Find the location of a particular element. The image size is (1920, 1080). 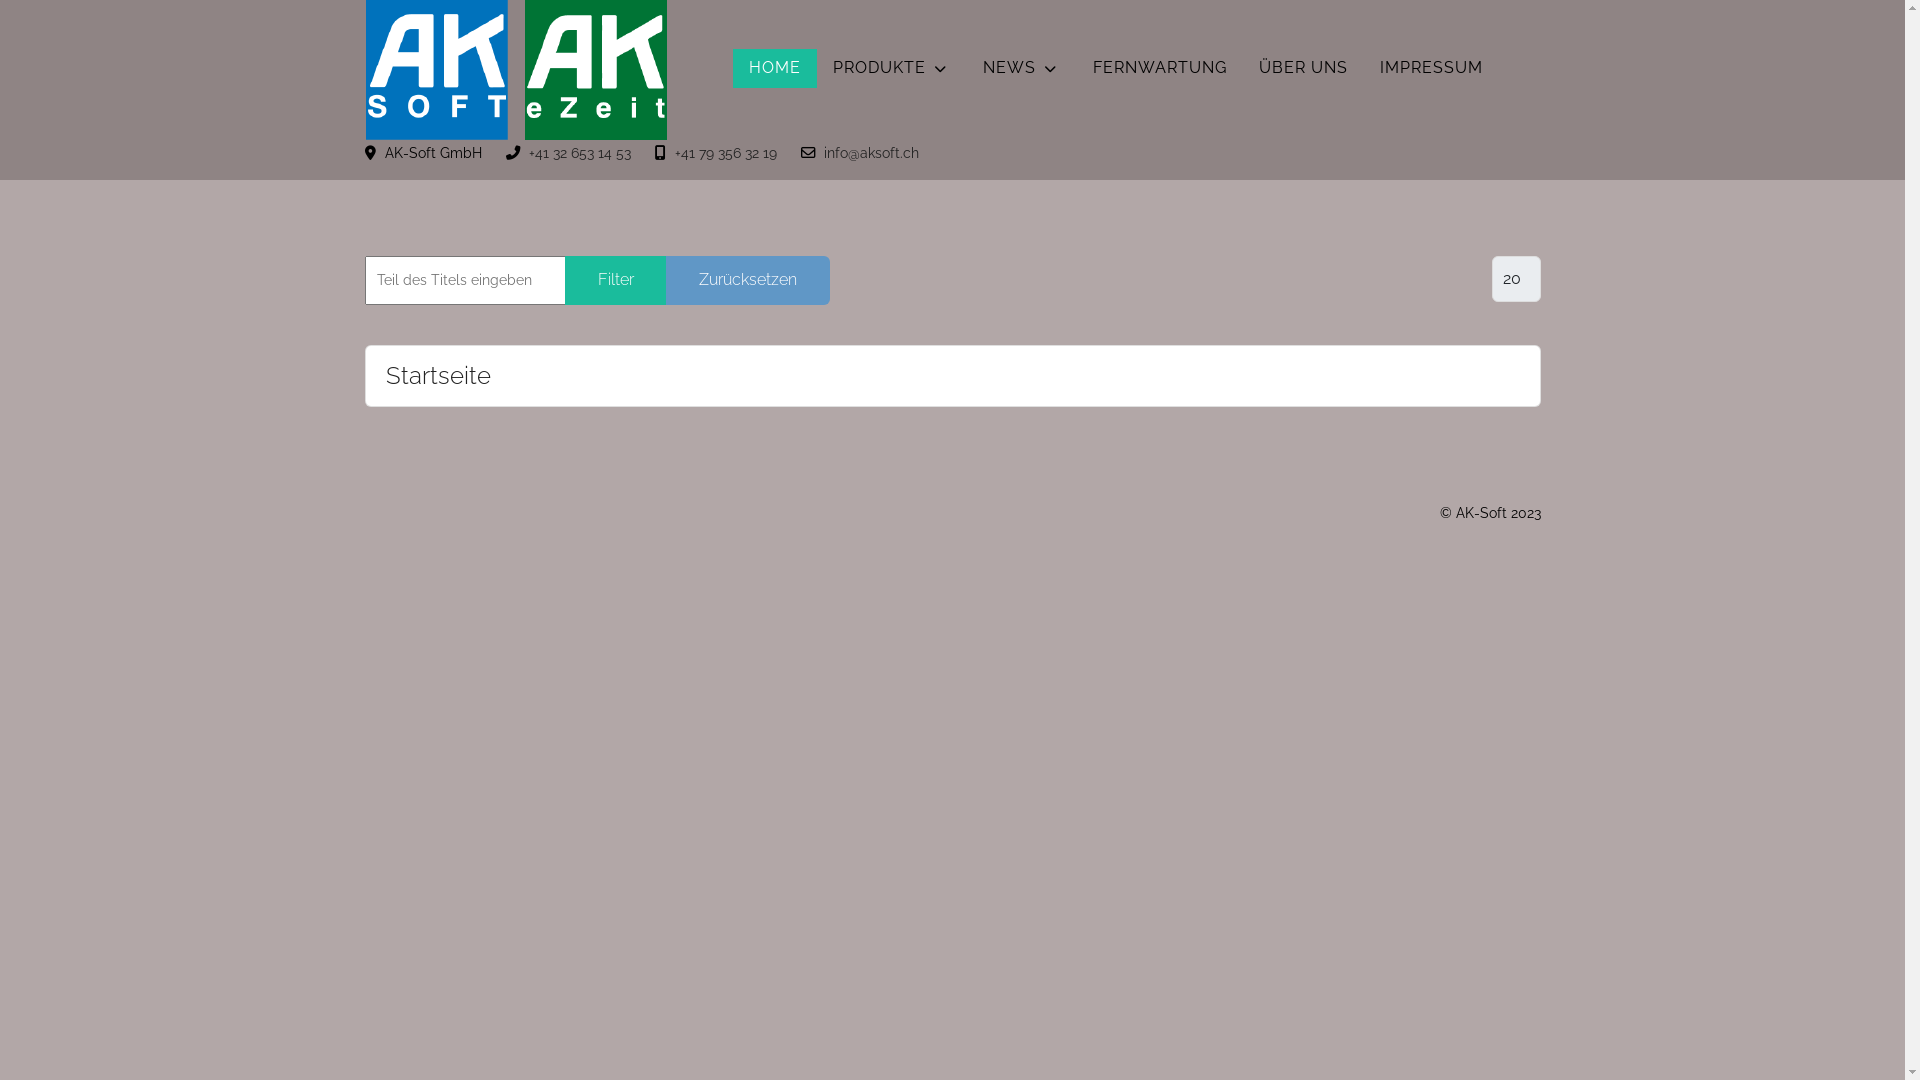

'+41 79 356 32 19' is located at coordinates (723, 151).